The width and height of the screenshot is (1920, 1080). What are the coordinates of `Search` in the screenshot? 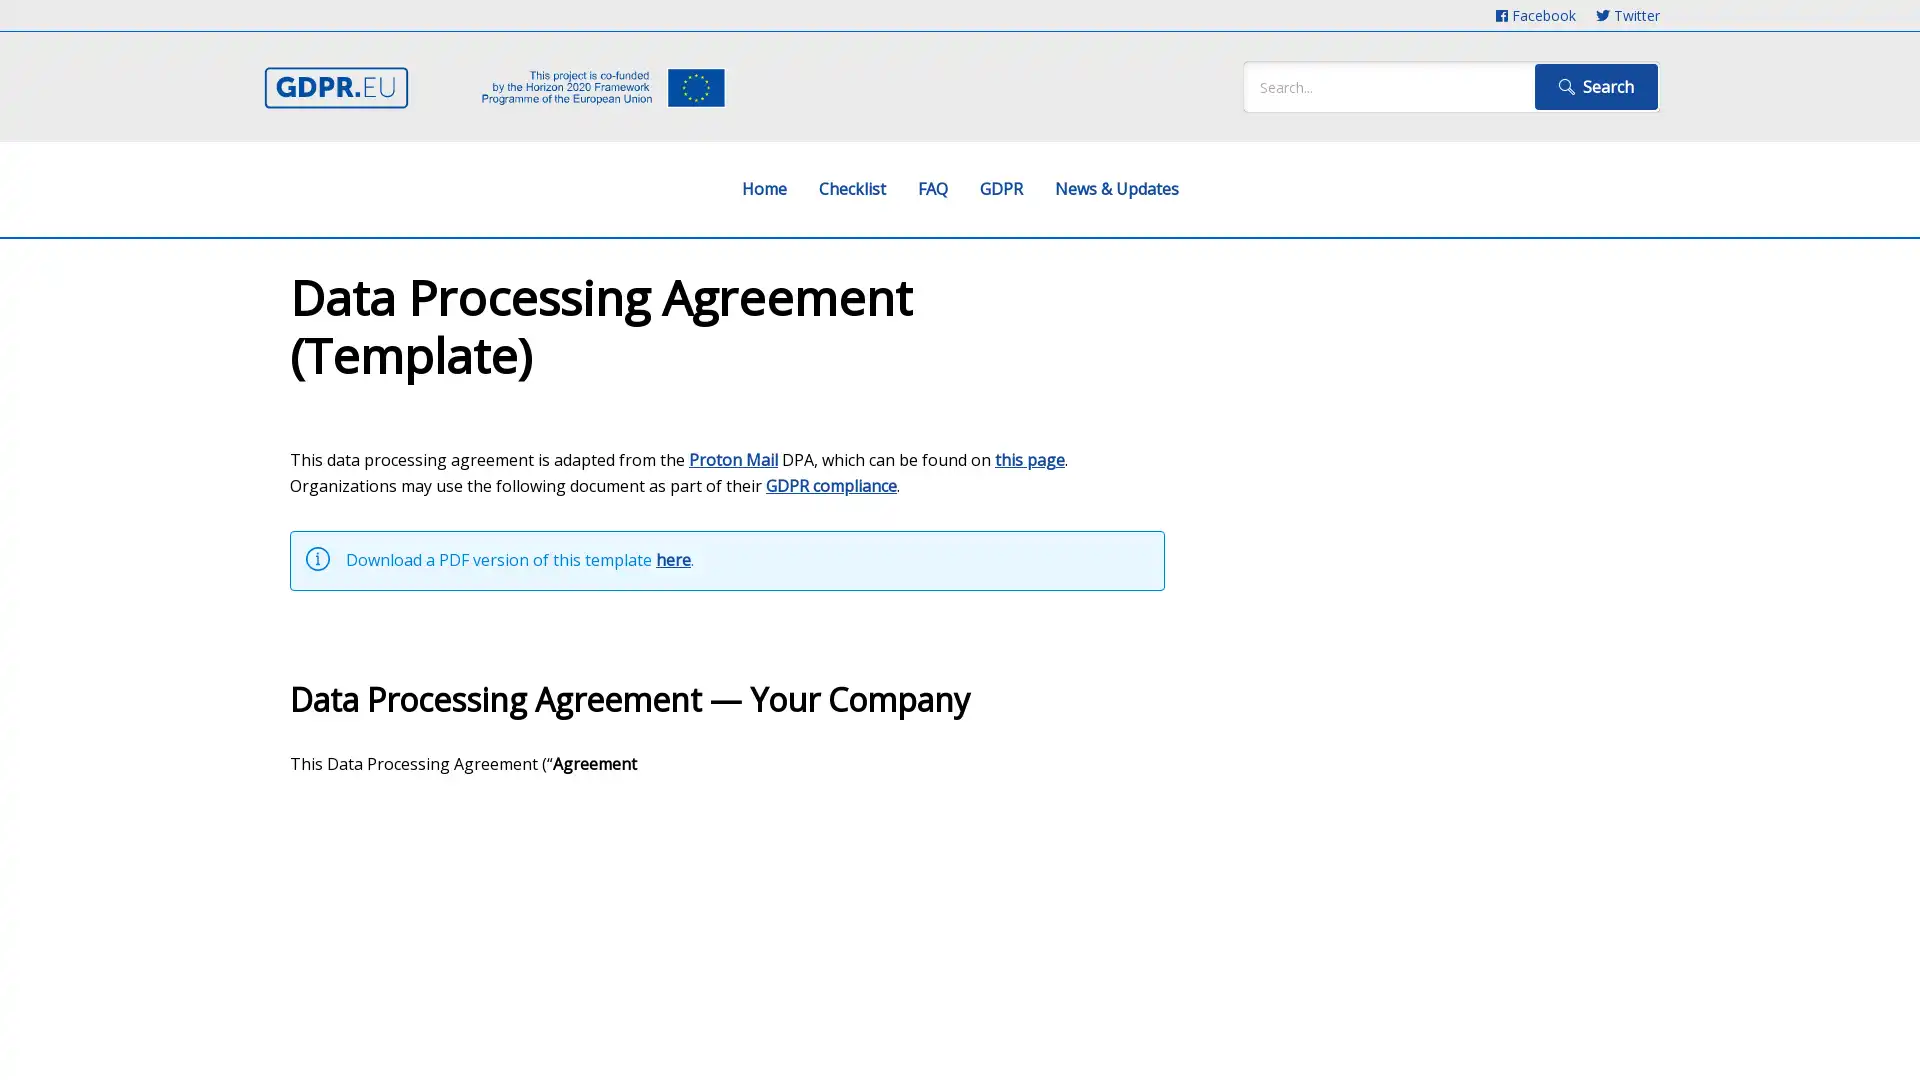 It's located at (1595, 86).